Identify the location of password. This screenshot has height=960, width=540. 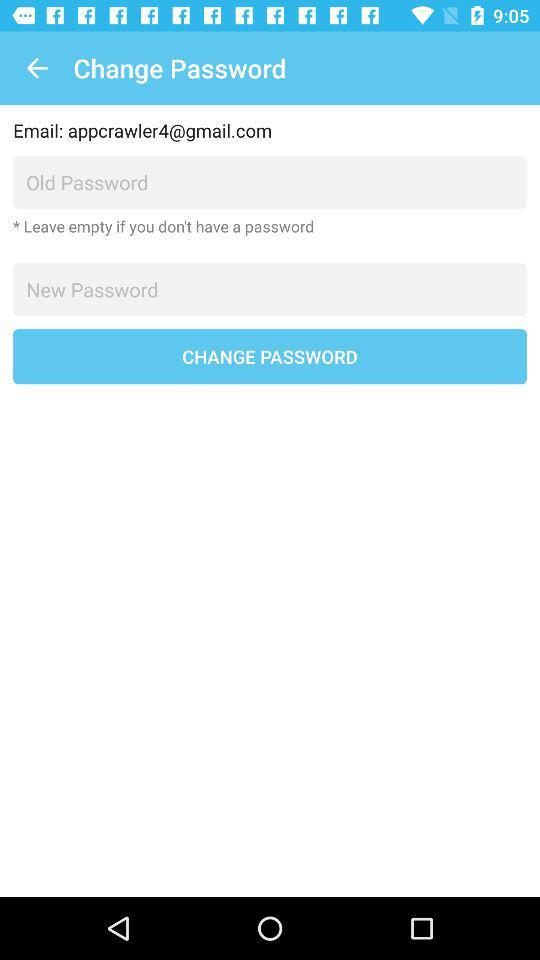
(270, 288).